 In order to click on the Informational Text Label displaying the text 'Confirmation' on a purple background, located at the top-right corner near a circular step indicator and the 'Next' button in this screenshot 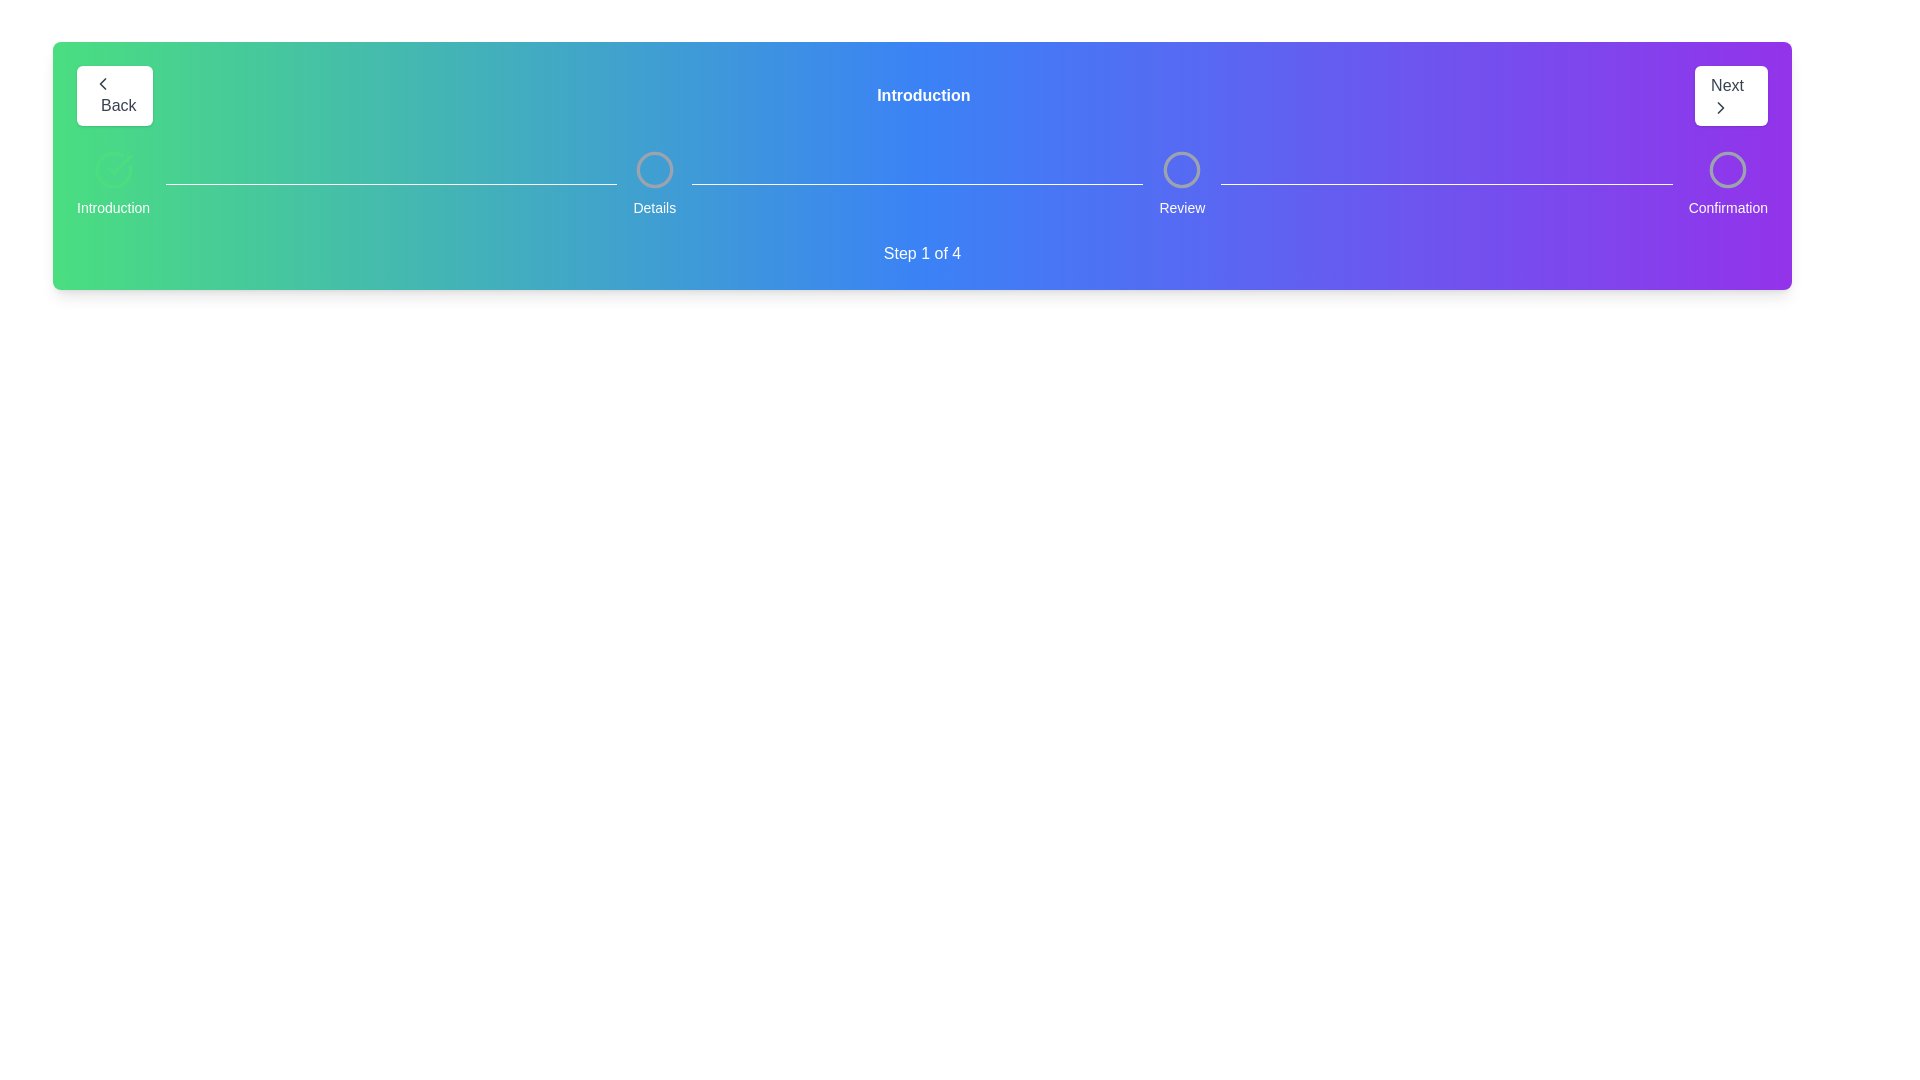, I will do `click(1727, 208)`.